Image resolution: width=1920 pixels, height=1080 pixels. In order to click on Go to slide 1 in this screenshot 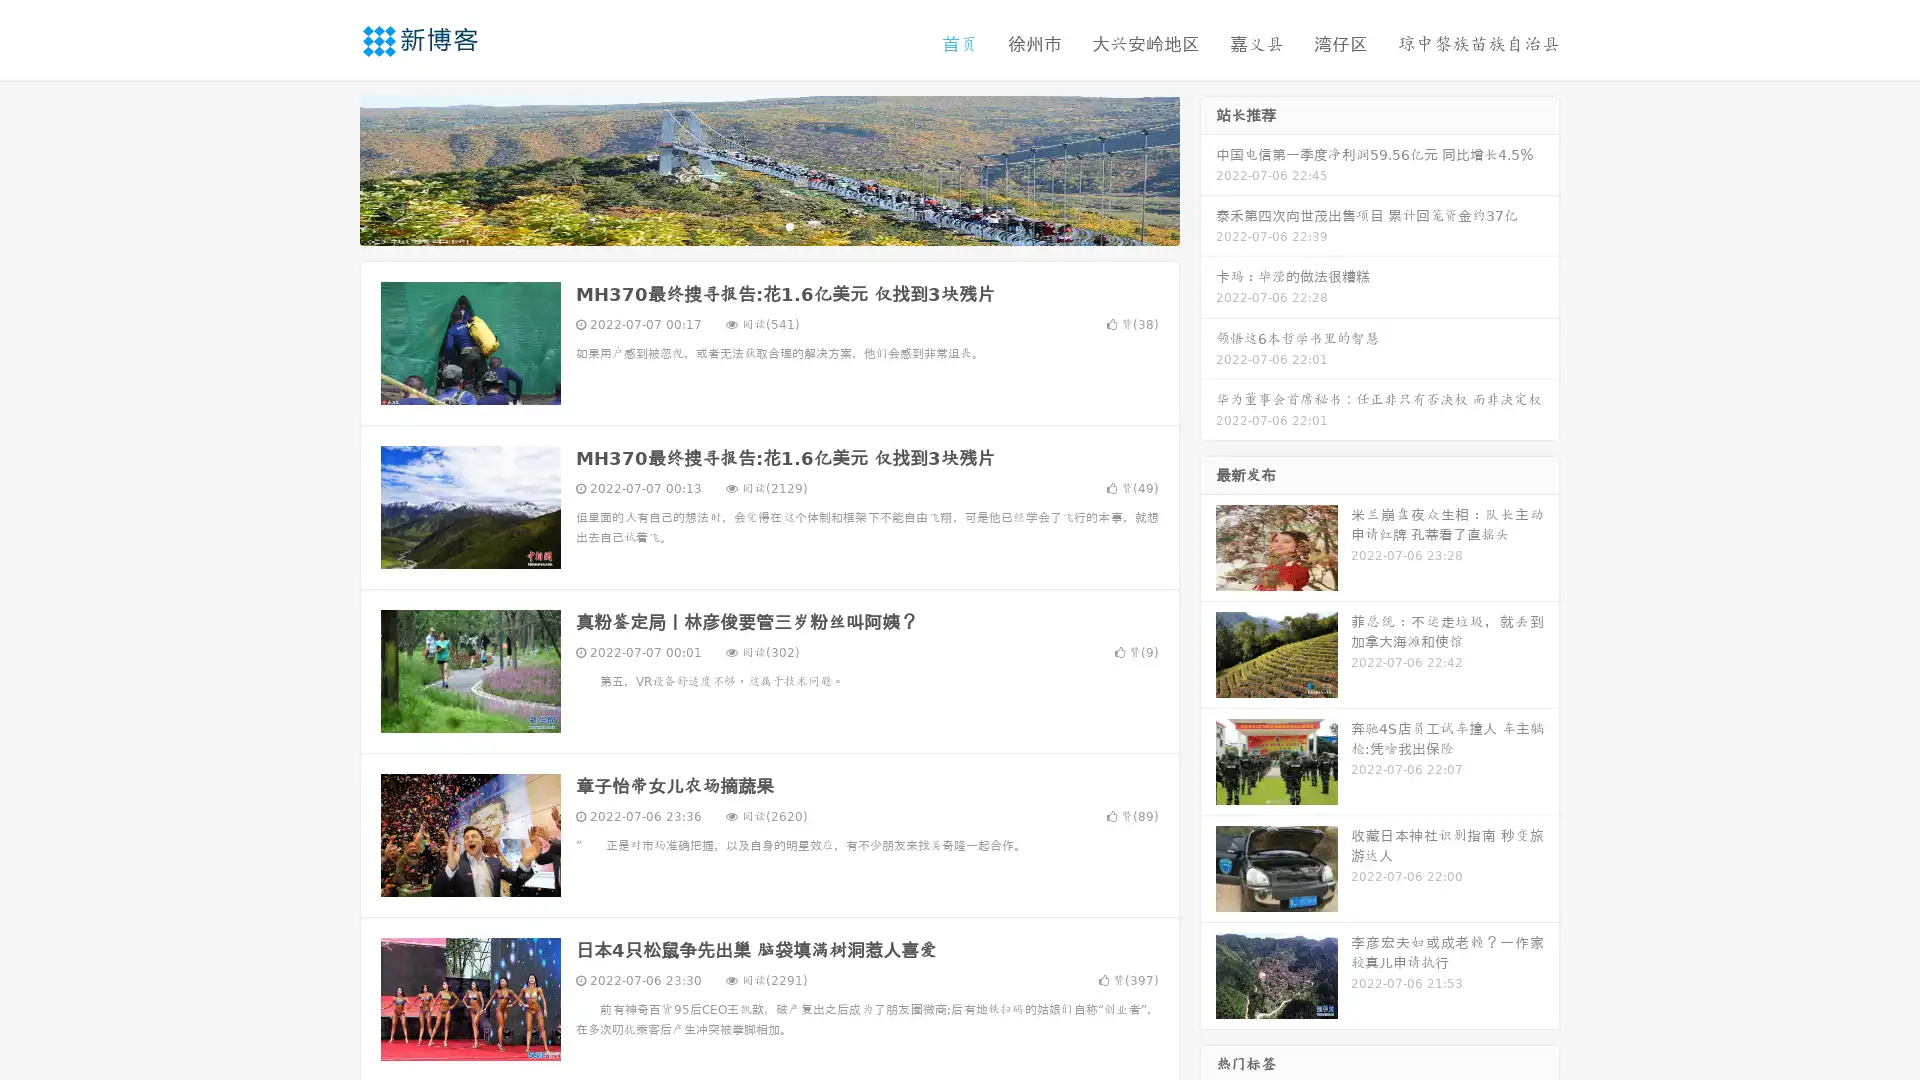, I will do `click(748, 225)`.